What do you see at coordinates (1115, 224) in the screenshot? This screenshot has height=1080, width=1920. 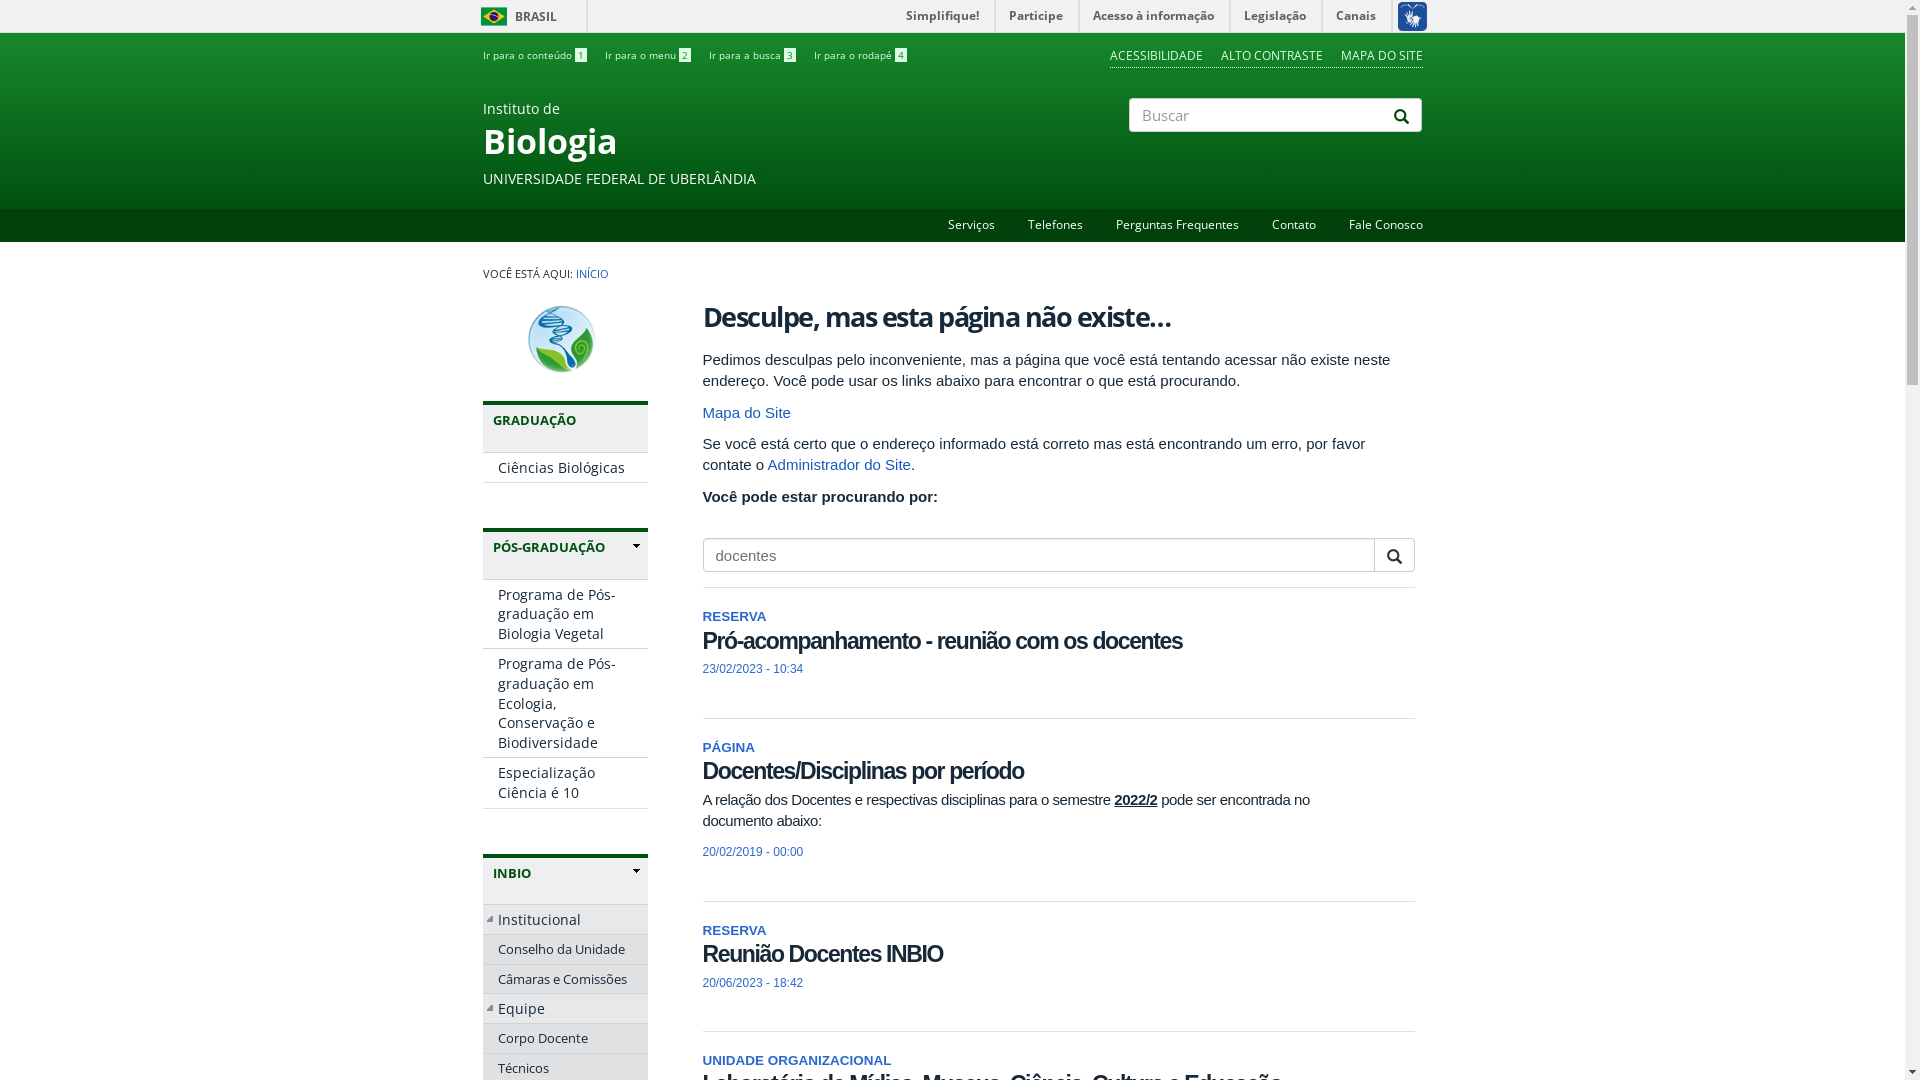 I see `'Perguntas Frequentes'` at bounding box center [1115, 224].